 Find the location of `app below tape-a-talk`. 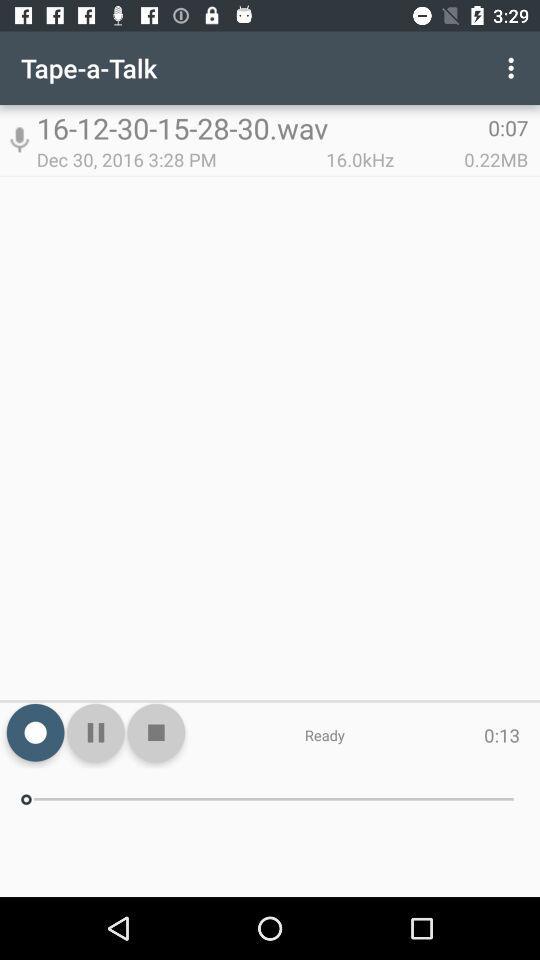

app below tape-a-talk is located at coordinates (18, 139).